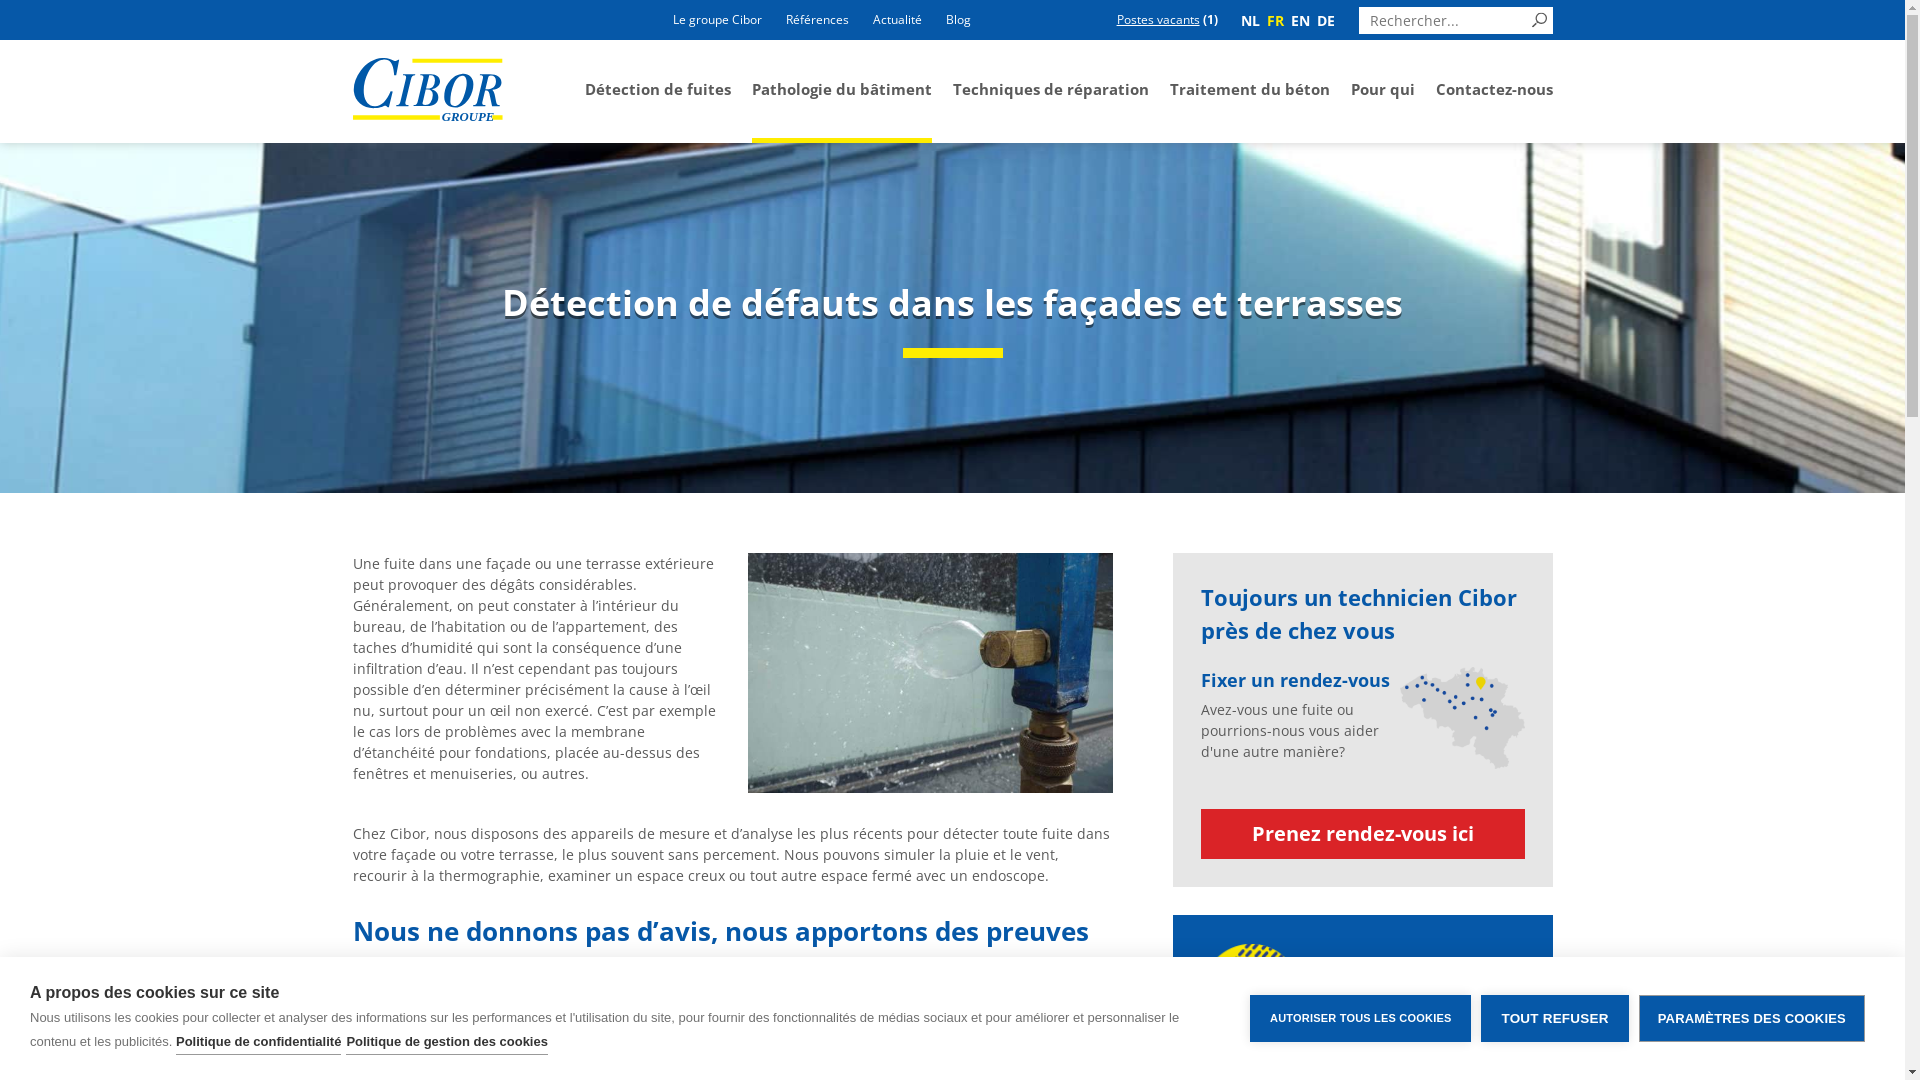 The image size is (1920, 1080). I want to click on 'NL', so click(1250, 19).